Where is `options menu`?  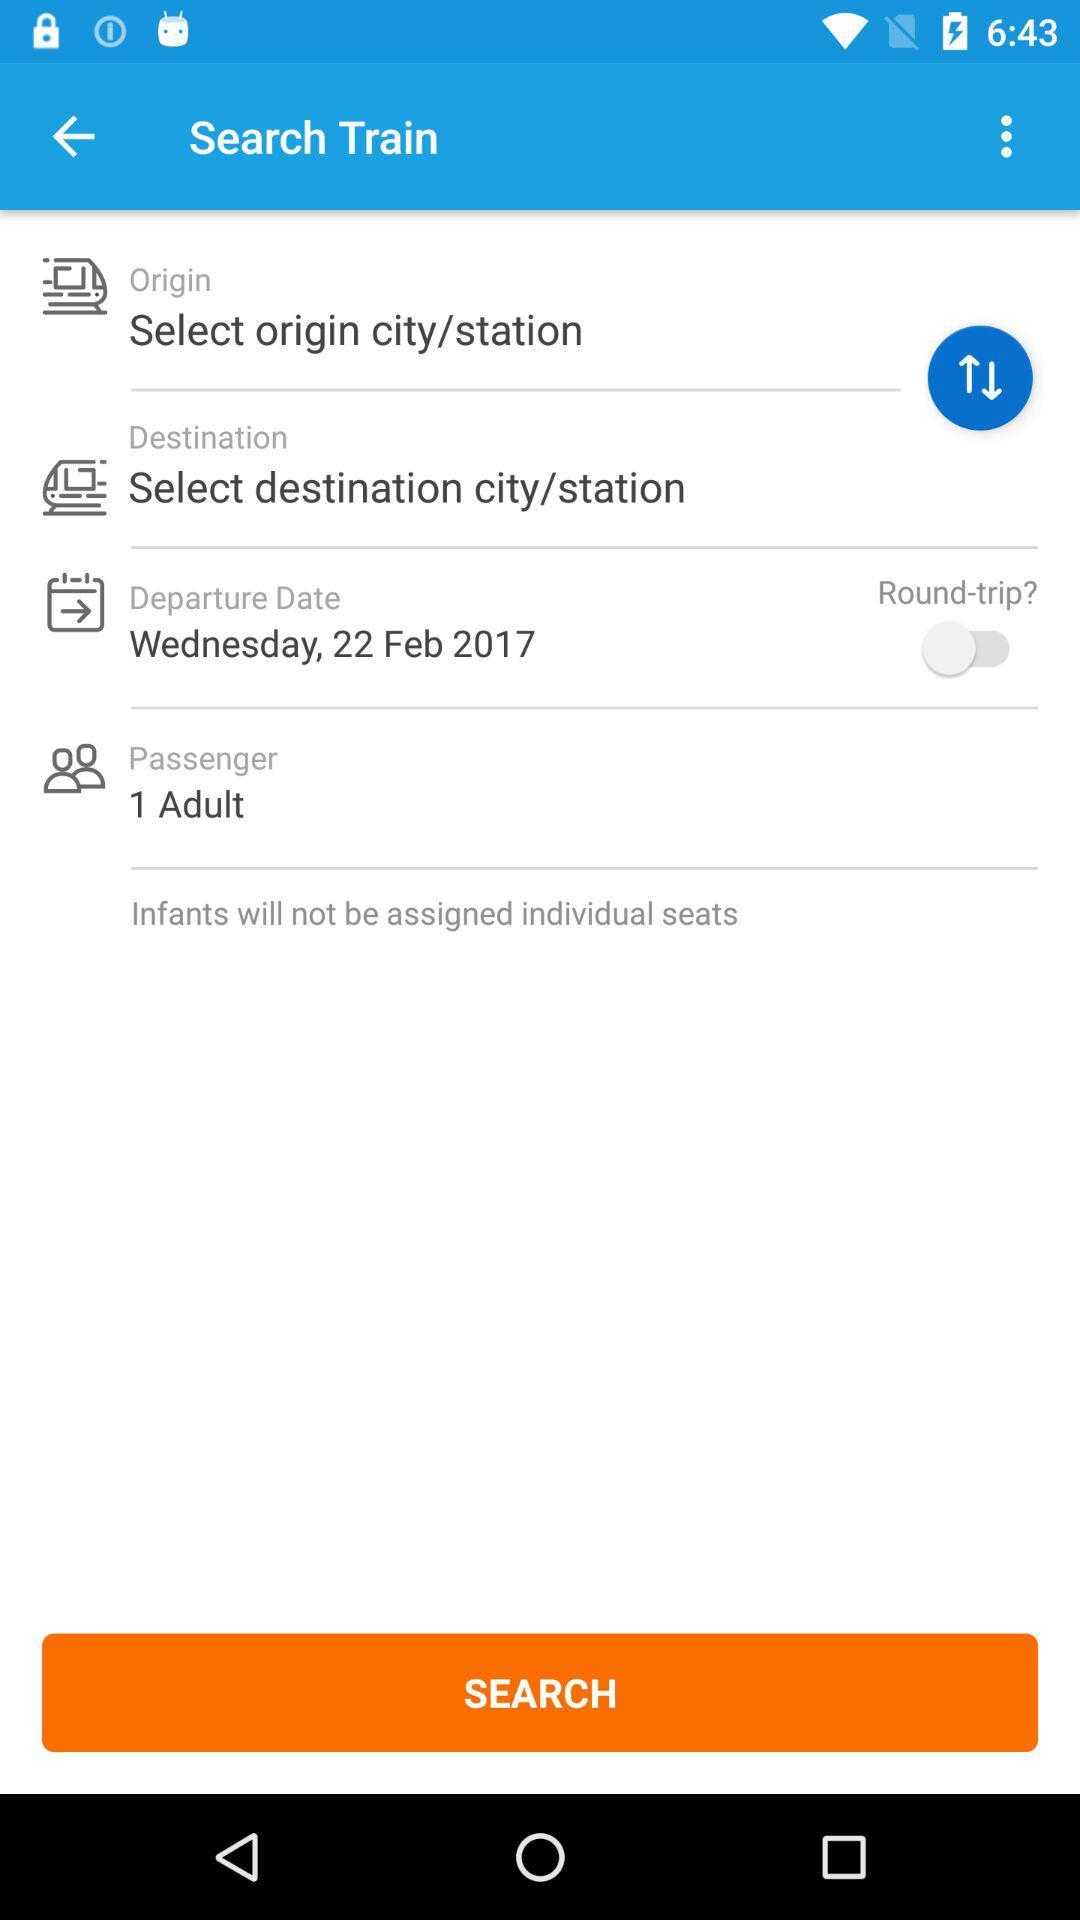
options menu is located at coordinates (1006, 135).